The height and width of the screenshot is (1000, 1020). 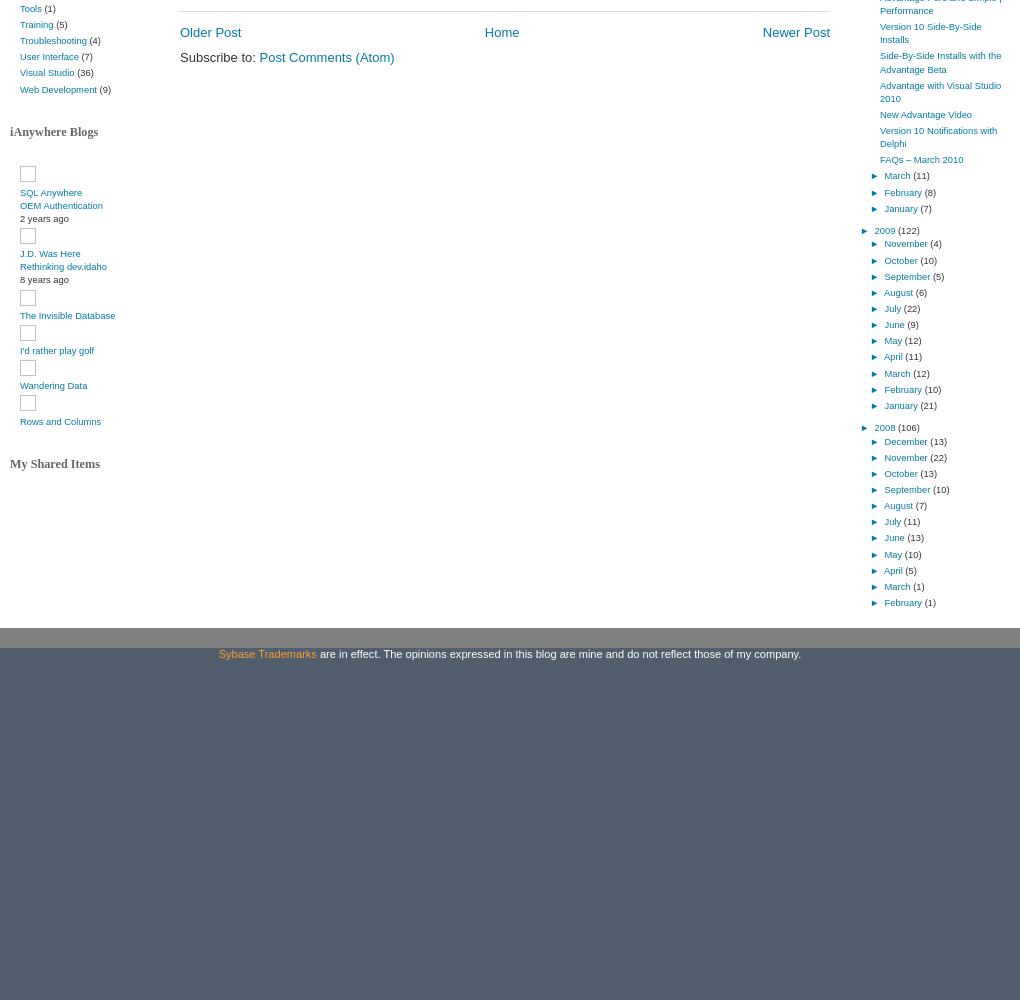 What do you see at coordinates (884, 229) in the screenshot?
I see `'2009'` at bounding box center [884, 229].